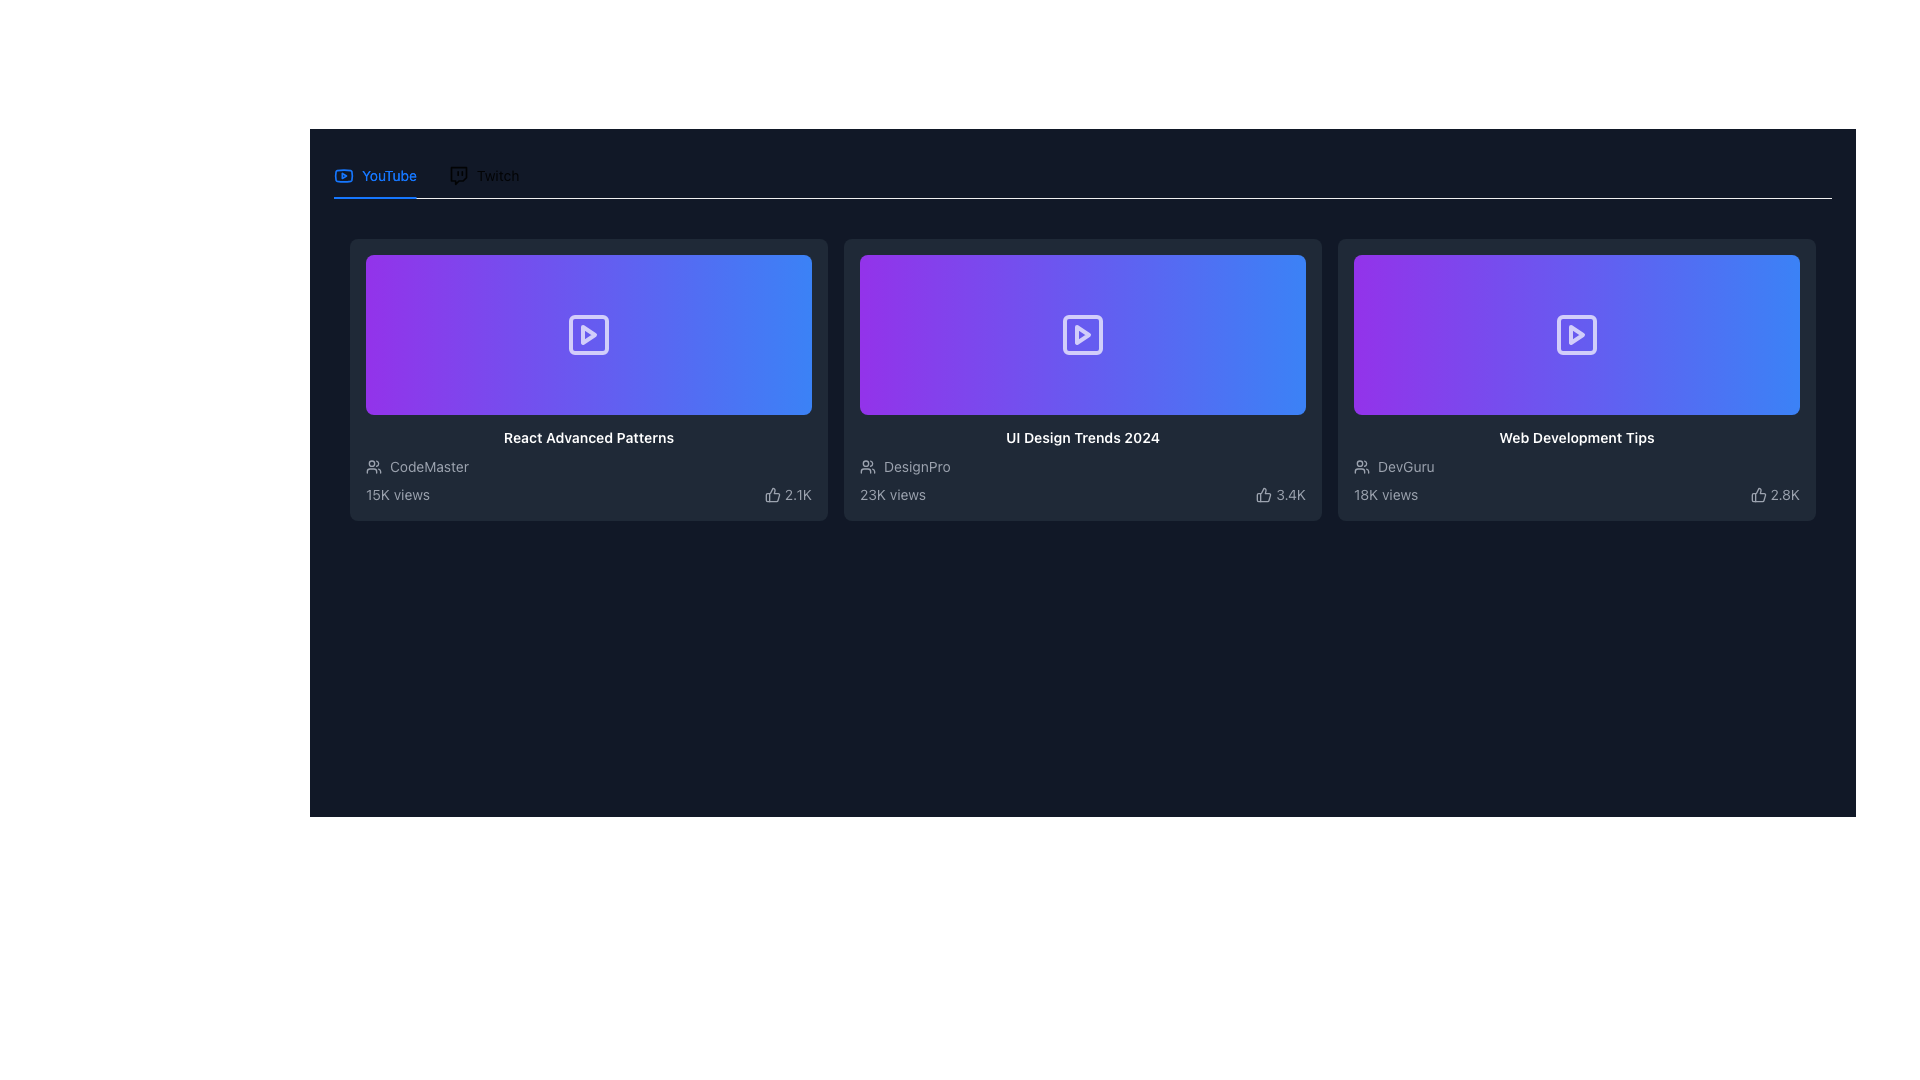  Describe the element at coordinates (771, 494) in the screenshot. I see `the Thumbs-Up icon` at that location.